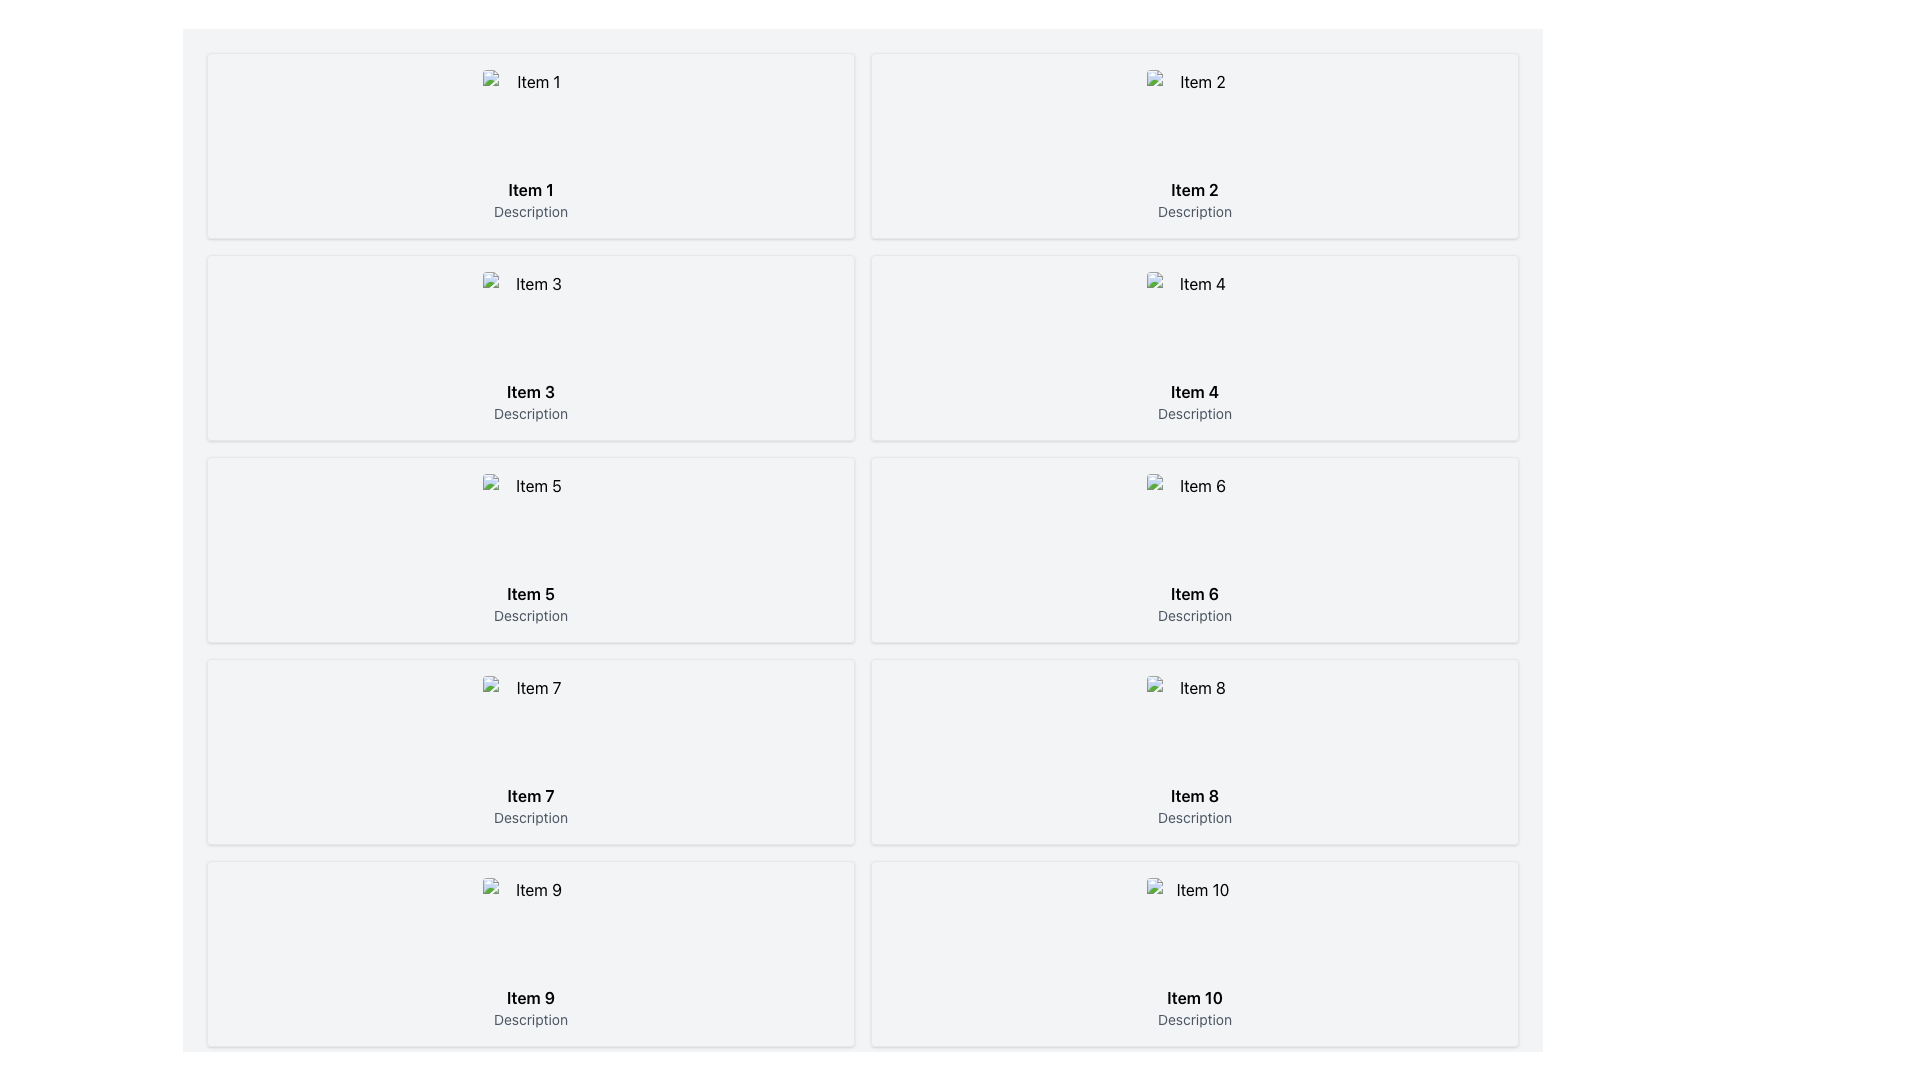 This screenshot has height=1080, width=1920. I want to click on the image placeholder that serves as a visual representation for 'Item 6', located in the right column, third row of the grid layout, so click(1195, 520).